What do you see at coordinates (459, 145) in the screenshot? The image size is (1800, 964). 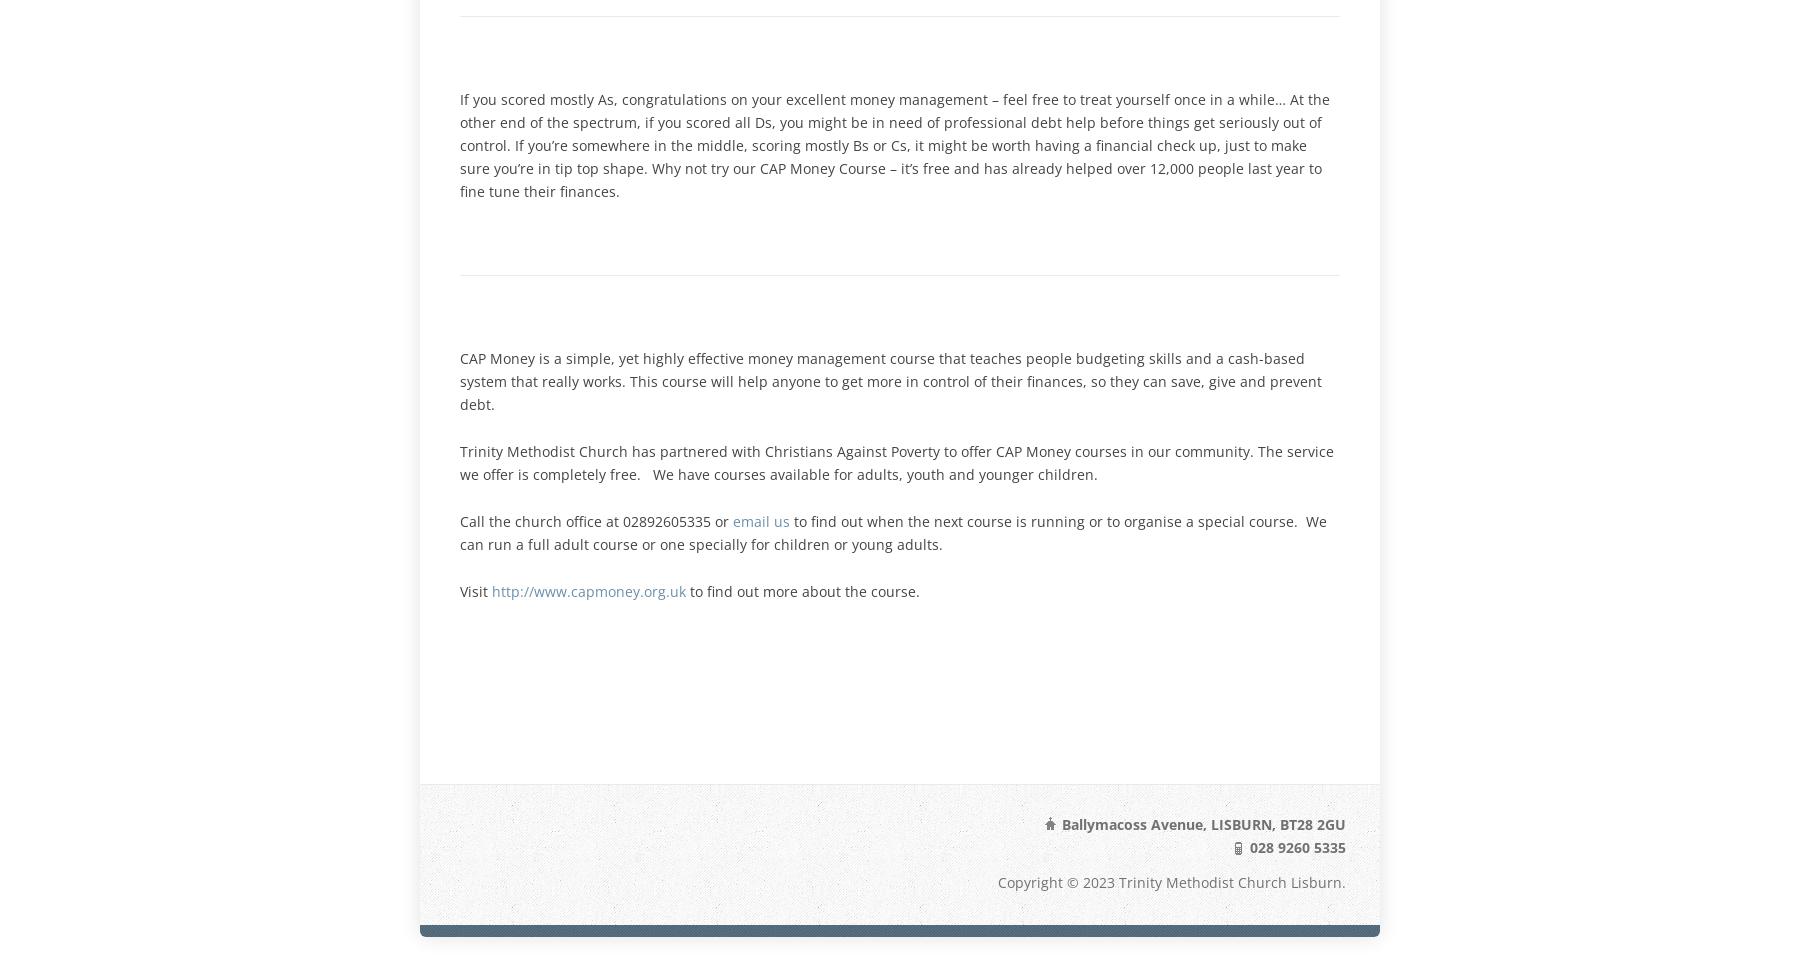 I see `'If you scored mostly As, congratulations on your excellent money management – feel free to treat yourself once in a while… At the other end of the spectrum, if you scored all Ds, you might be in need of professional debt help before things get seriously out of control. If you’re somewhere in the middle, scoring mostly Bs or Cs, it might be worth having a financial check up, just to make sure you’re in tip top shape. Why not try our CAP Money Course – it’s free and has already helped over 12,000 people last year to fine tune their finances.'` at bounding box center [459, 145].